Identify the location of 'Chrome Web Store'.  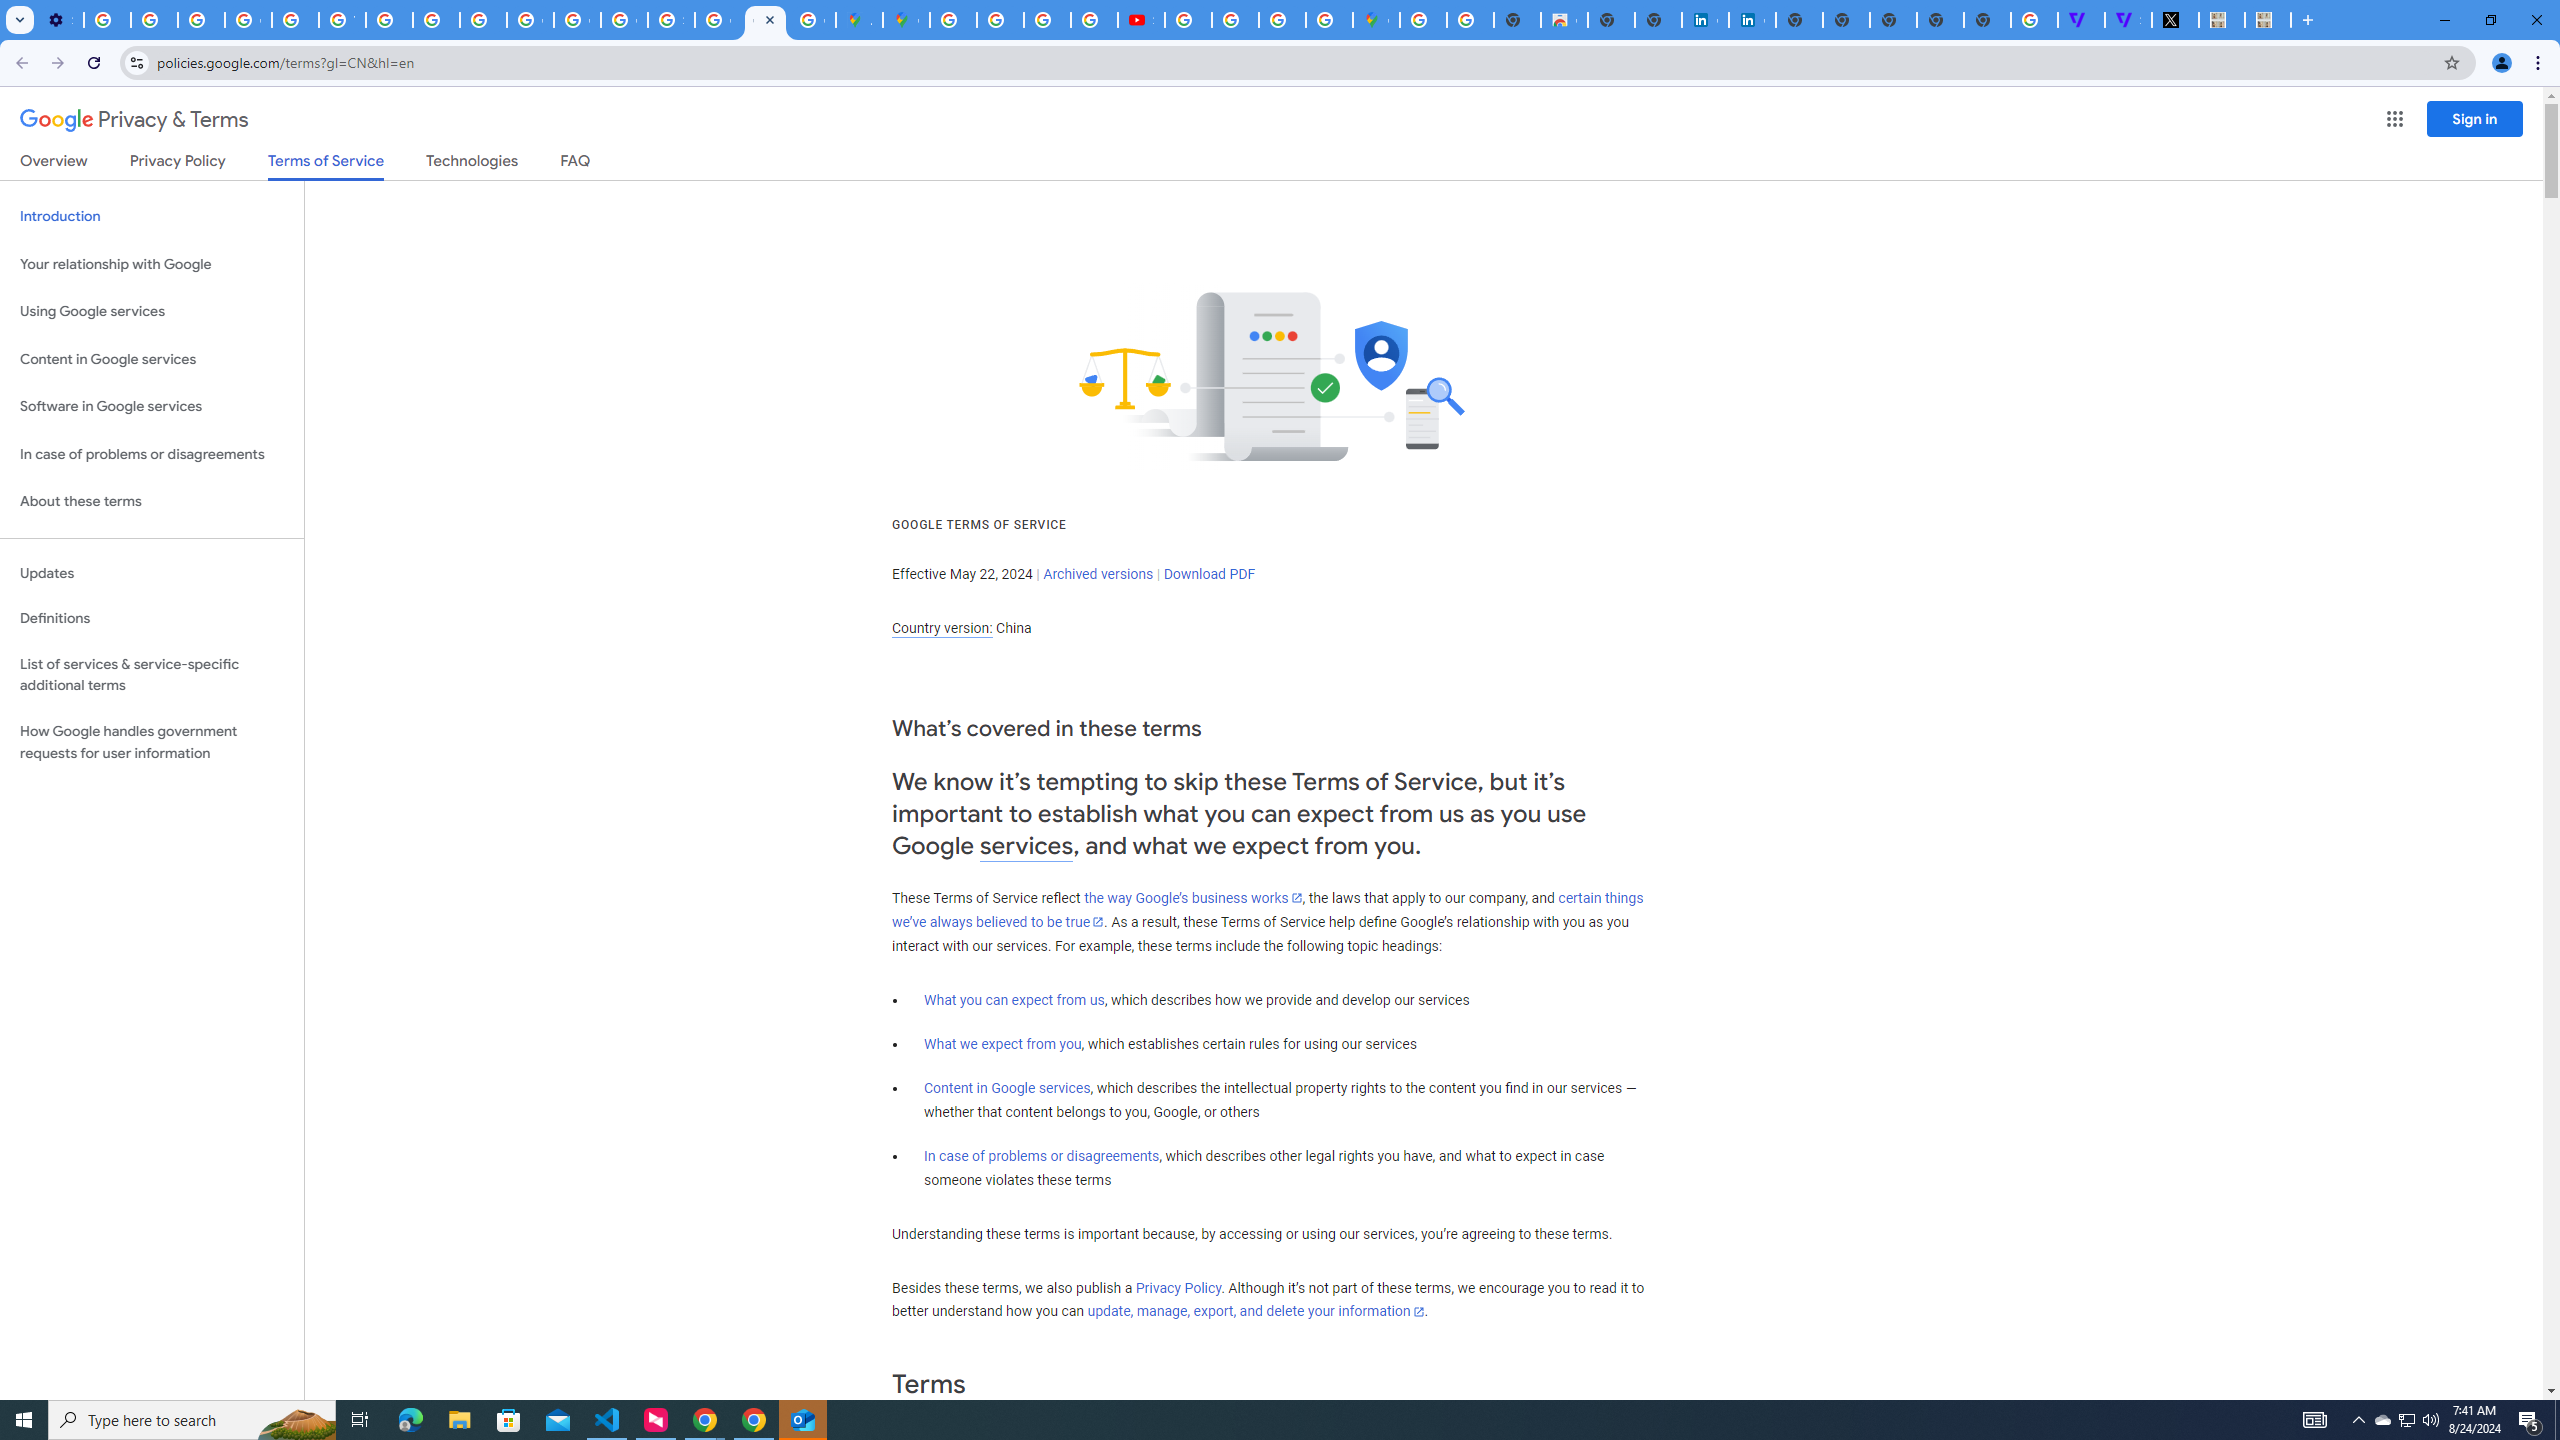
(1564, 19).